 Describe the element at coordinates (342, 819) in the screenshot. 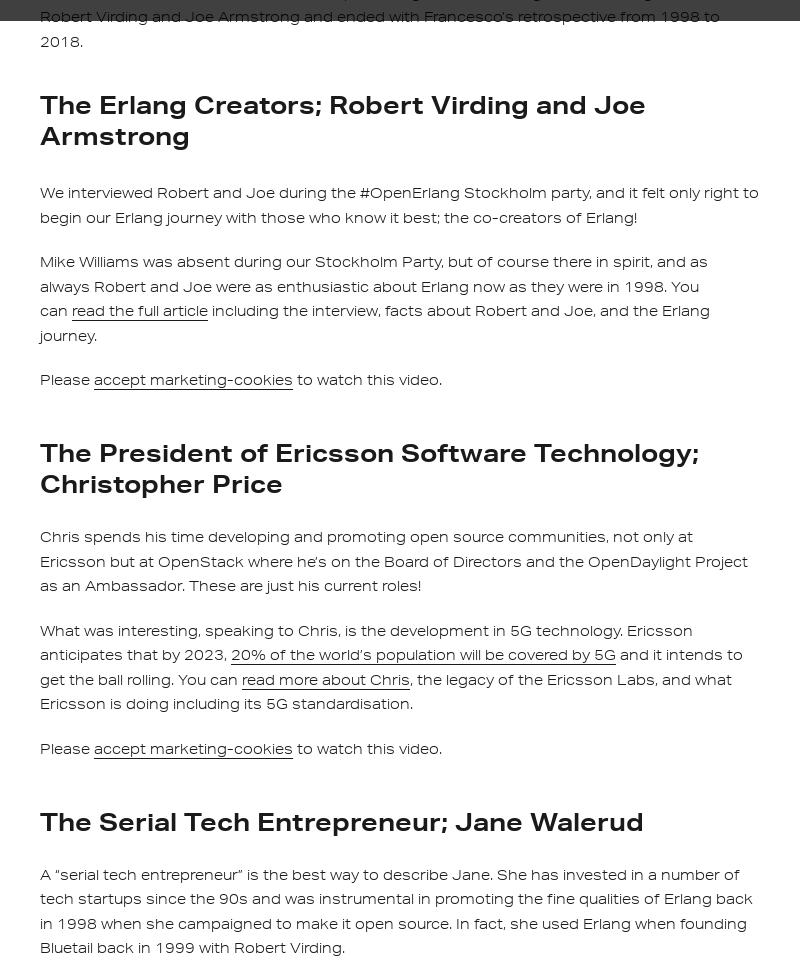

I see `'The Serial Tech Entrepreneur; Jane Walerud'` at that location.